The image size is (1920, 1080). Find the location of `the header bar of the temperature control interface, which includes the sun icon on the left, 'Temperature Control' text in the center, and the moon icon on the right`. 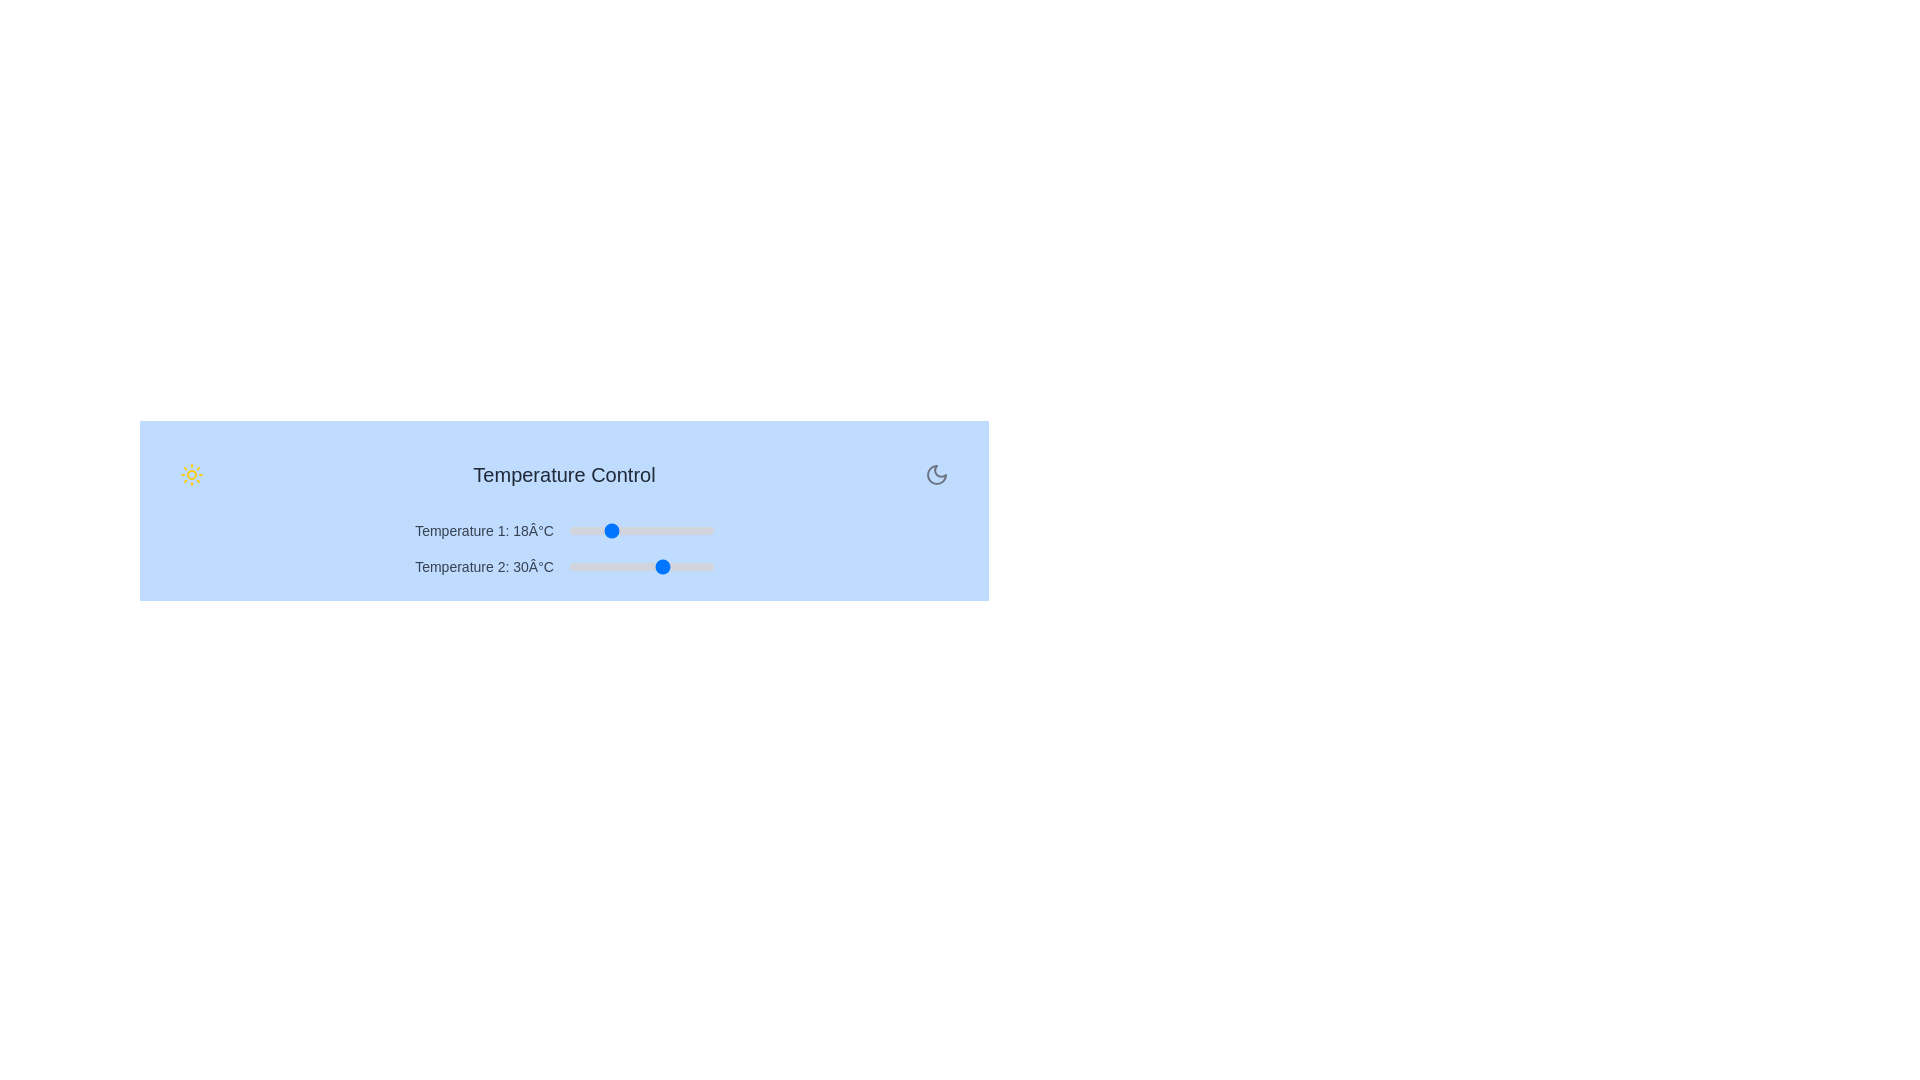

the header bar of the temperature control interface, which includes the sun icon on the left, 'Temperature Control' text in the center, and the moon icon on the right is located at coordinates (563, 474).